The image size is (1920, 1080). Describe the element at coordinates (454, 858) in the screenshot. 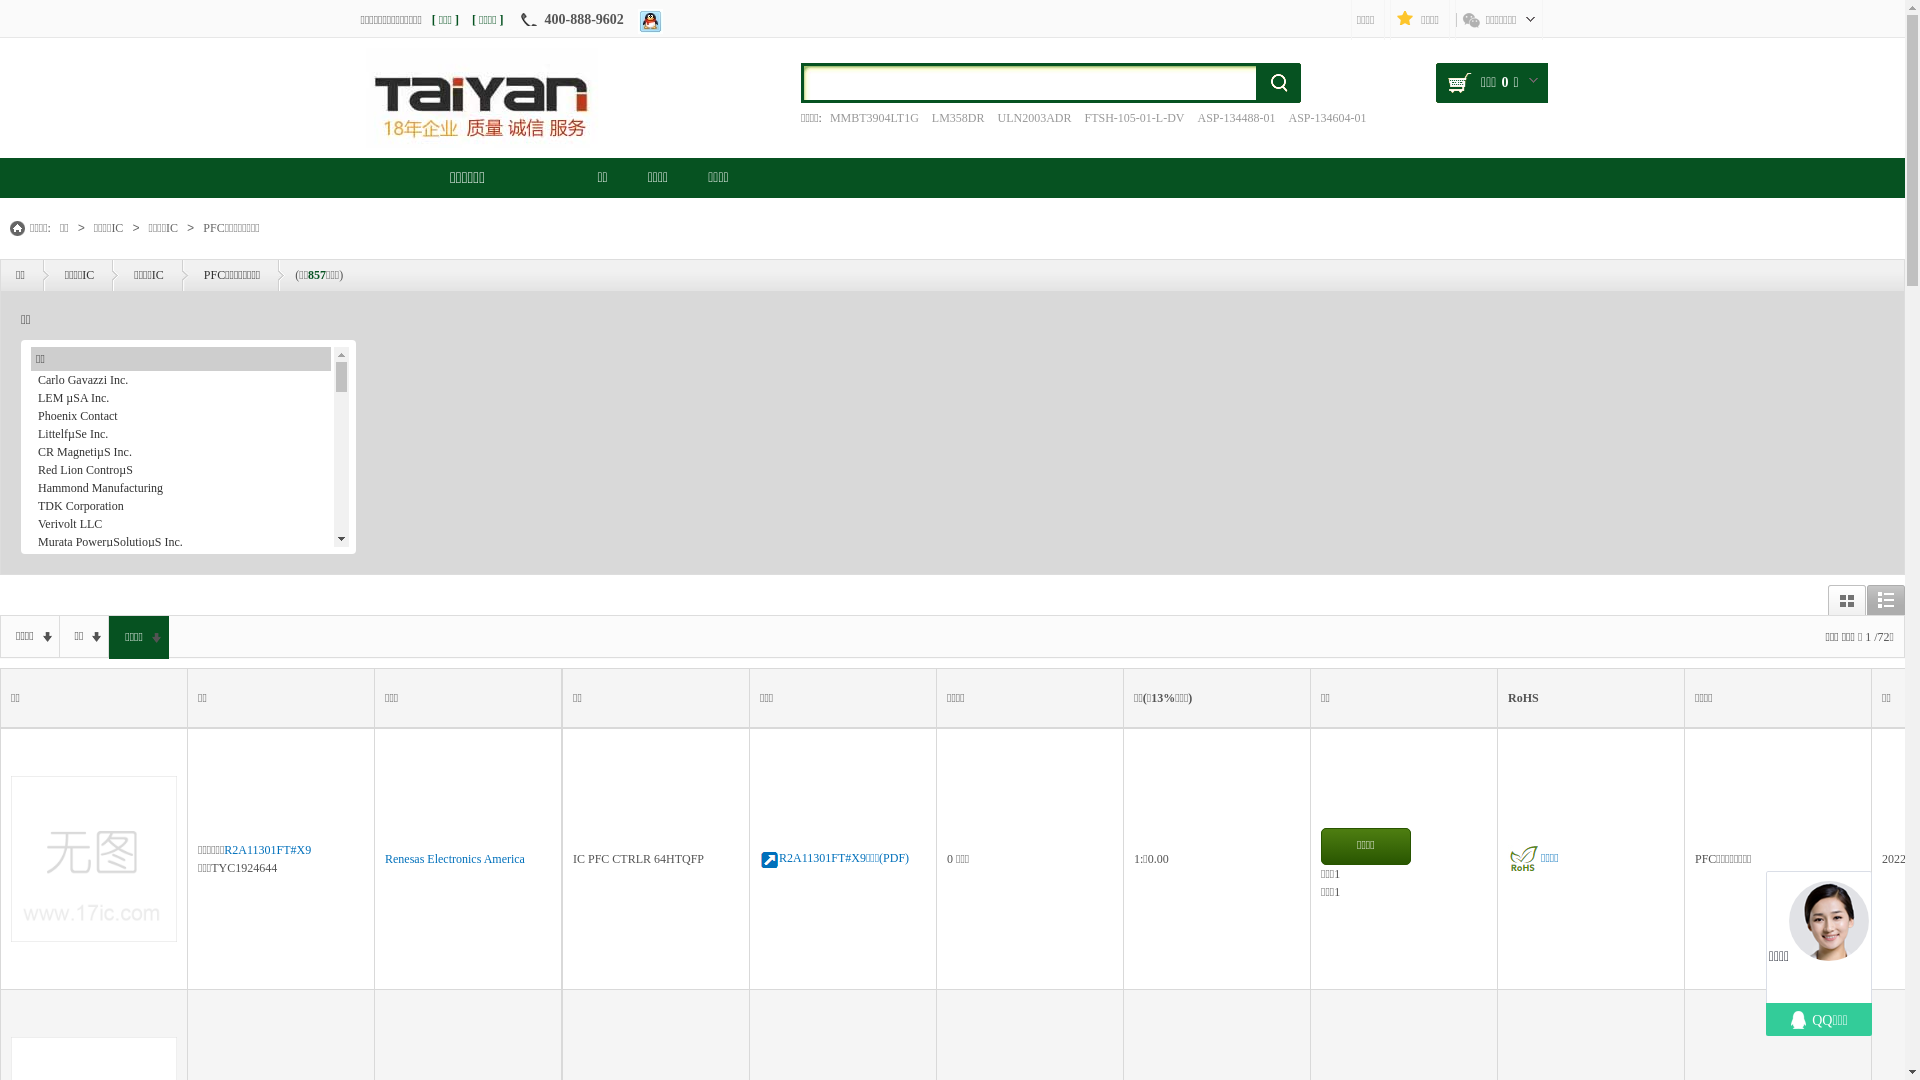

I see `'Renesas Electronics America'` at that location.